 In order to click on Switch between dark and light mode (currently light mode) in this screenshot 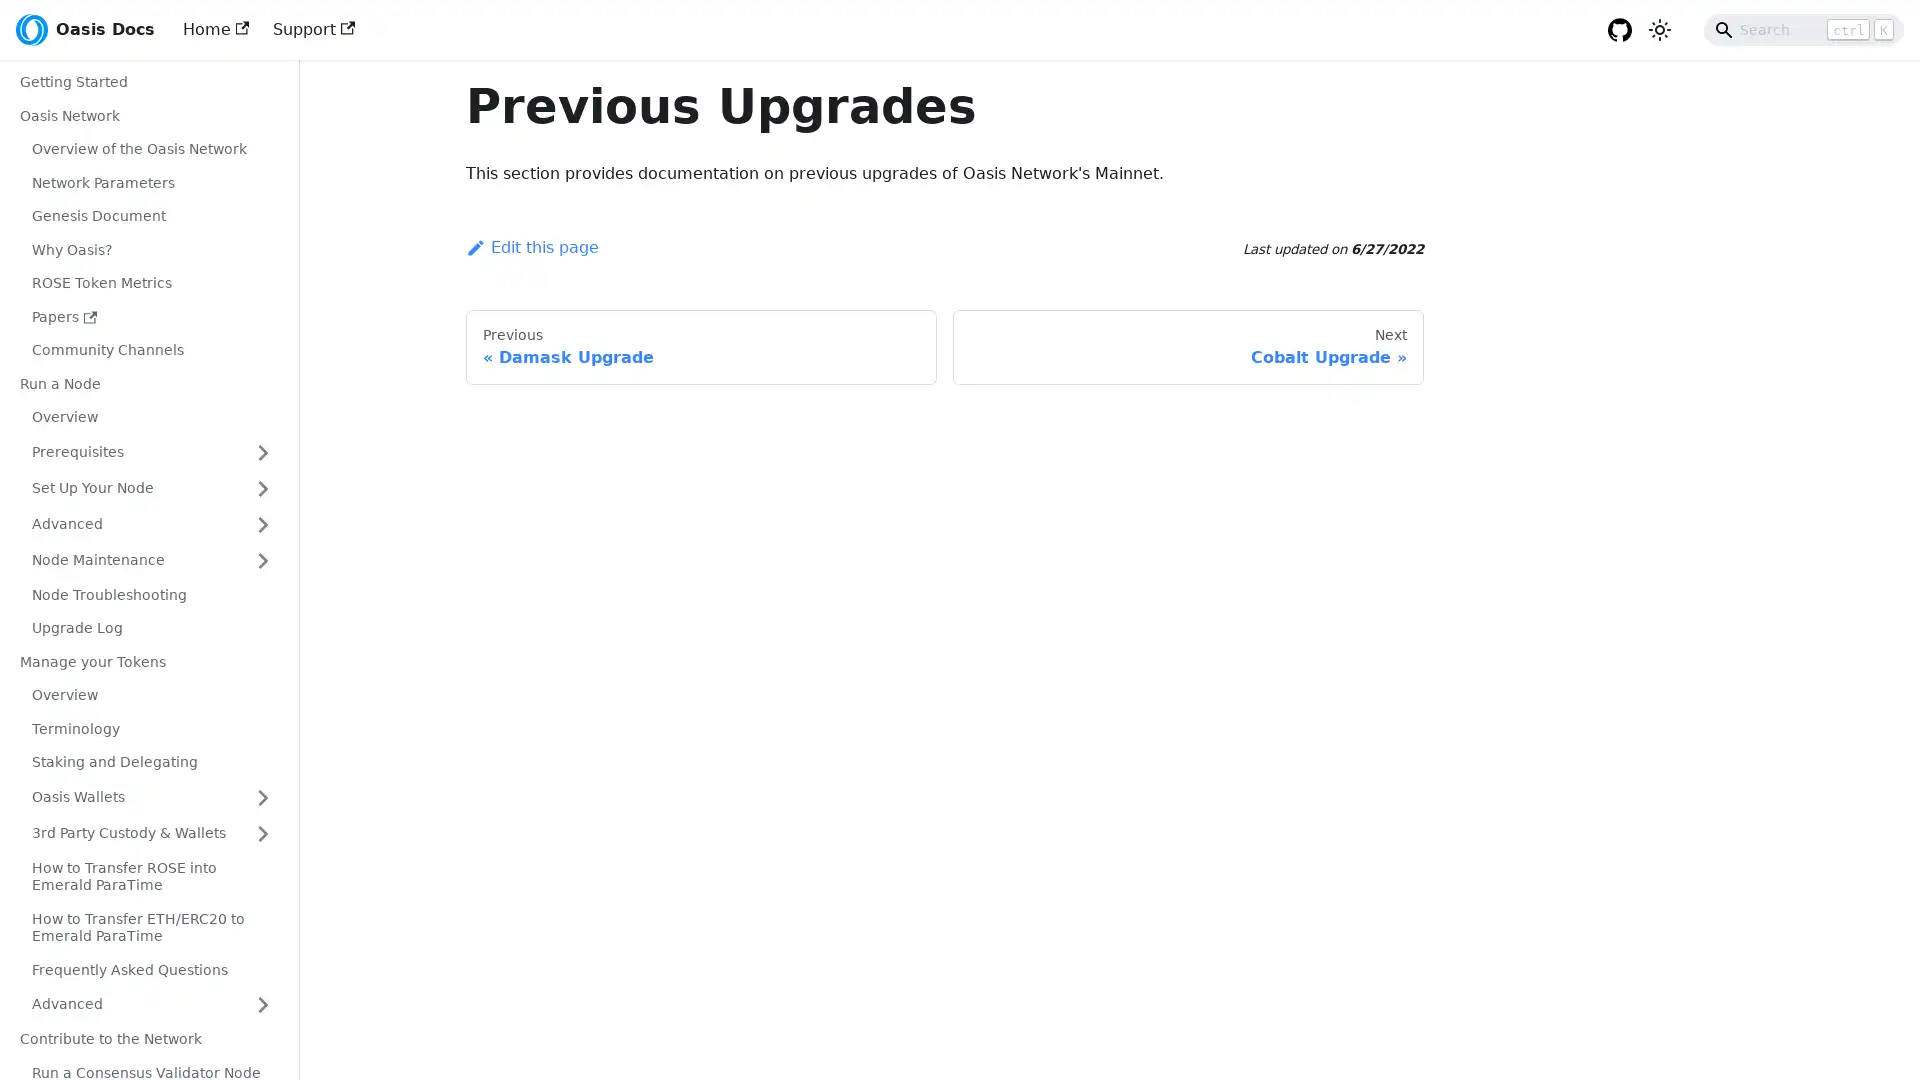, I will do `click(1660, 30)`.